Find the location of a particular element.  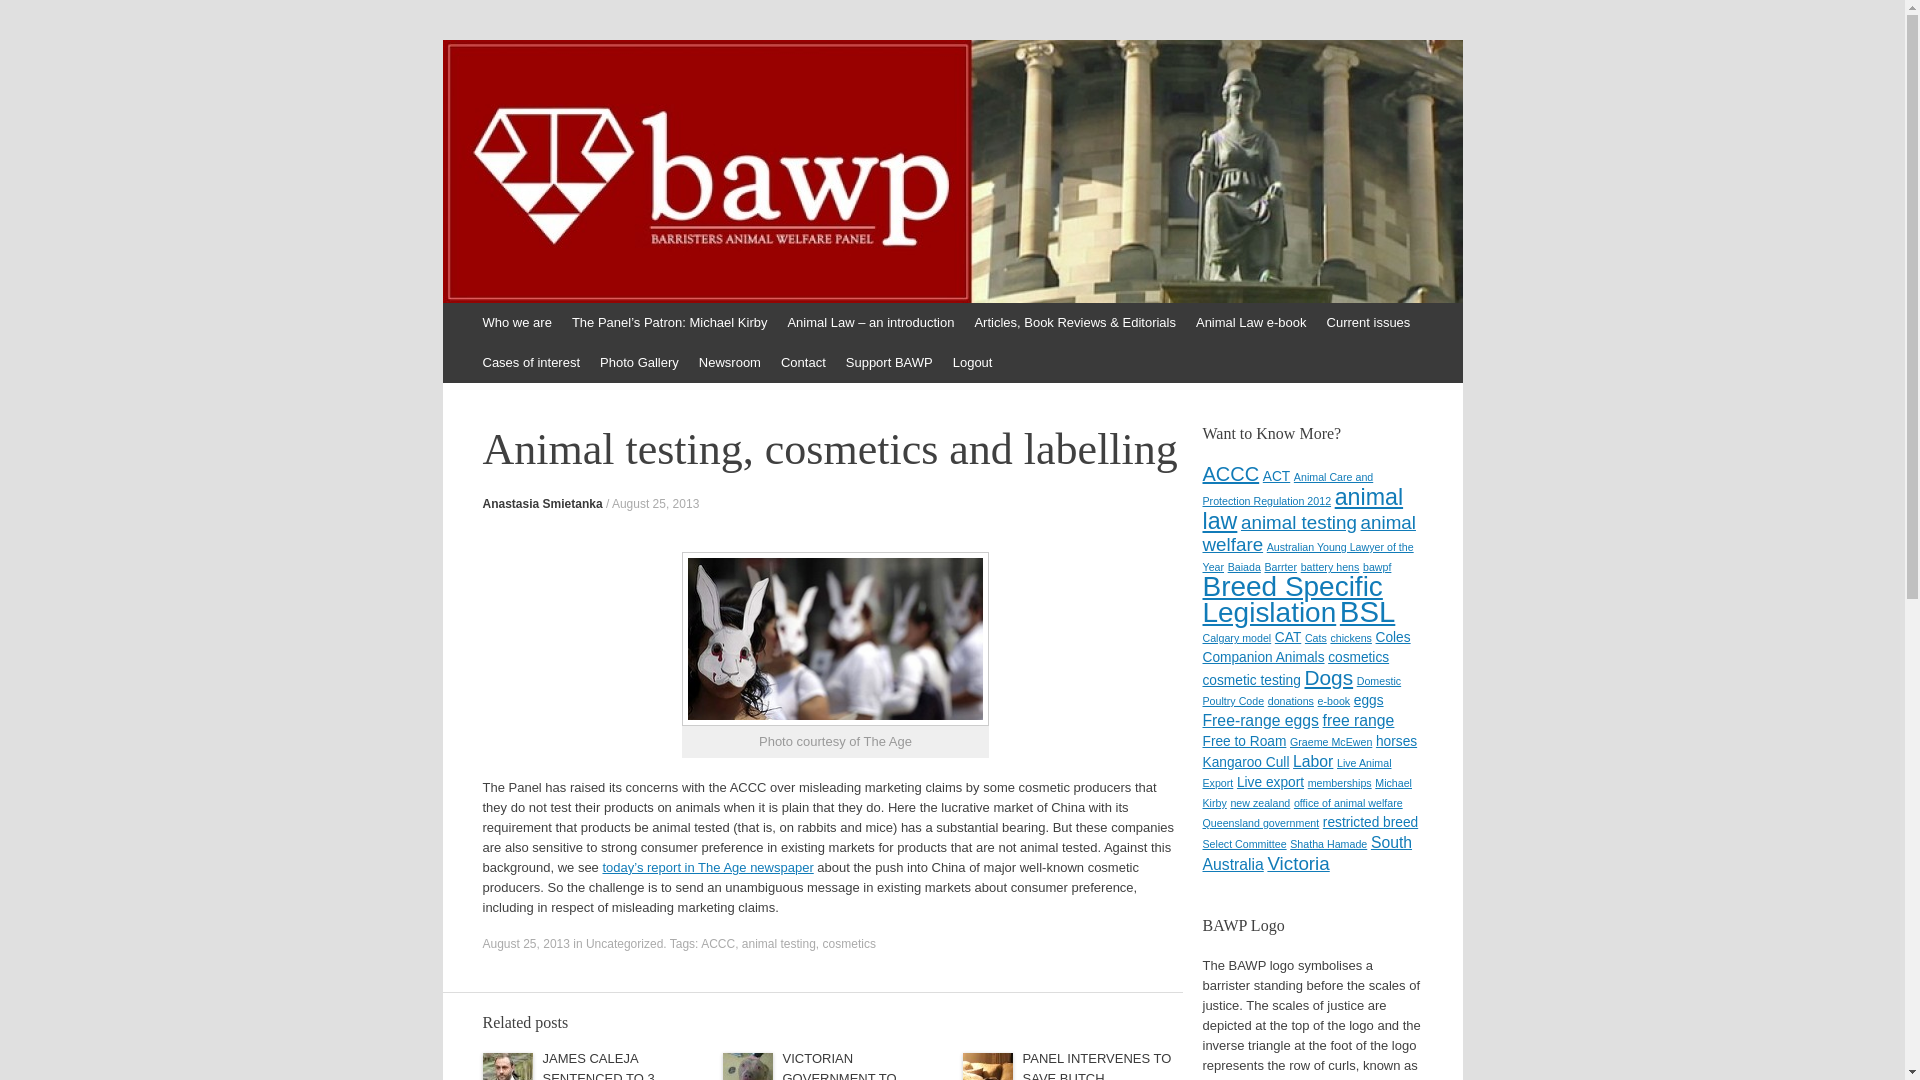

'animal welfare' is located at coordinates (1308, 532).